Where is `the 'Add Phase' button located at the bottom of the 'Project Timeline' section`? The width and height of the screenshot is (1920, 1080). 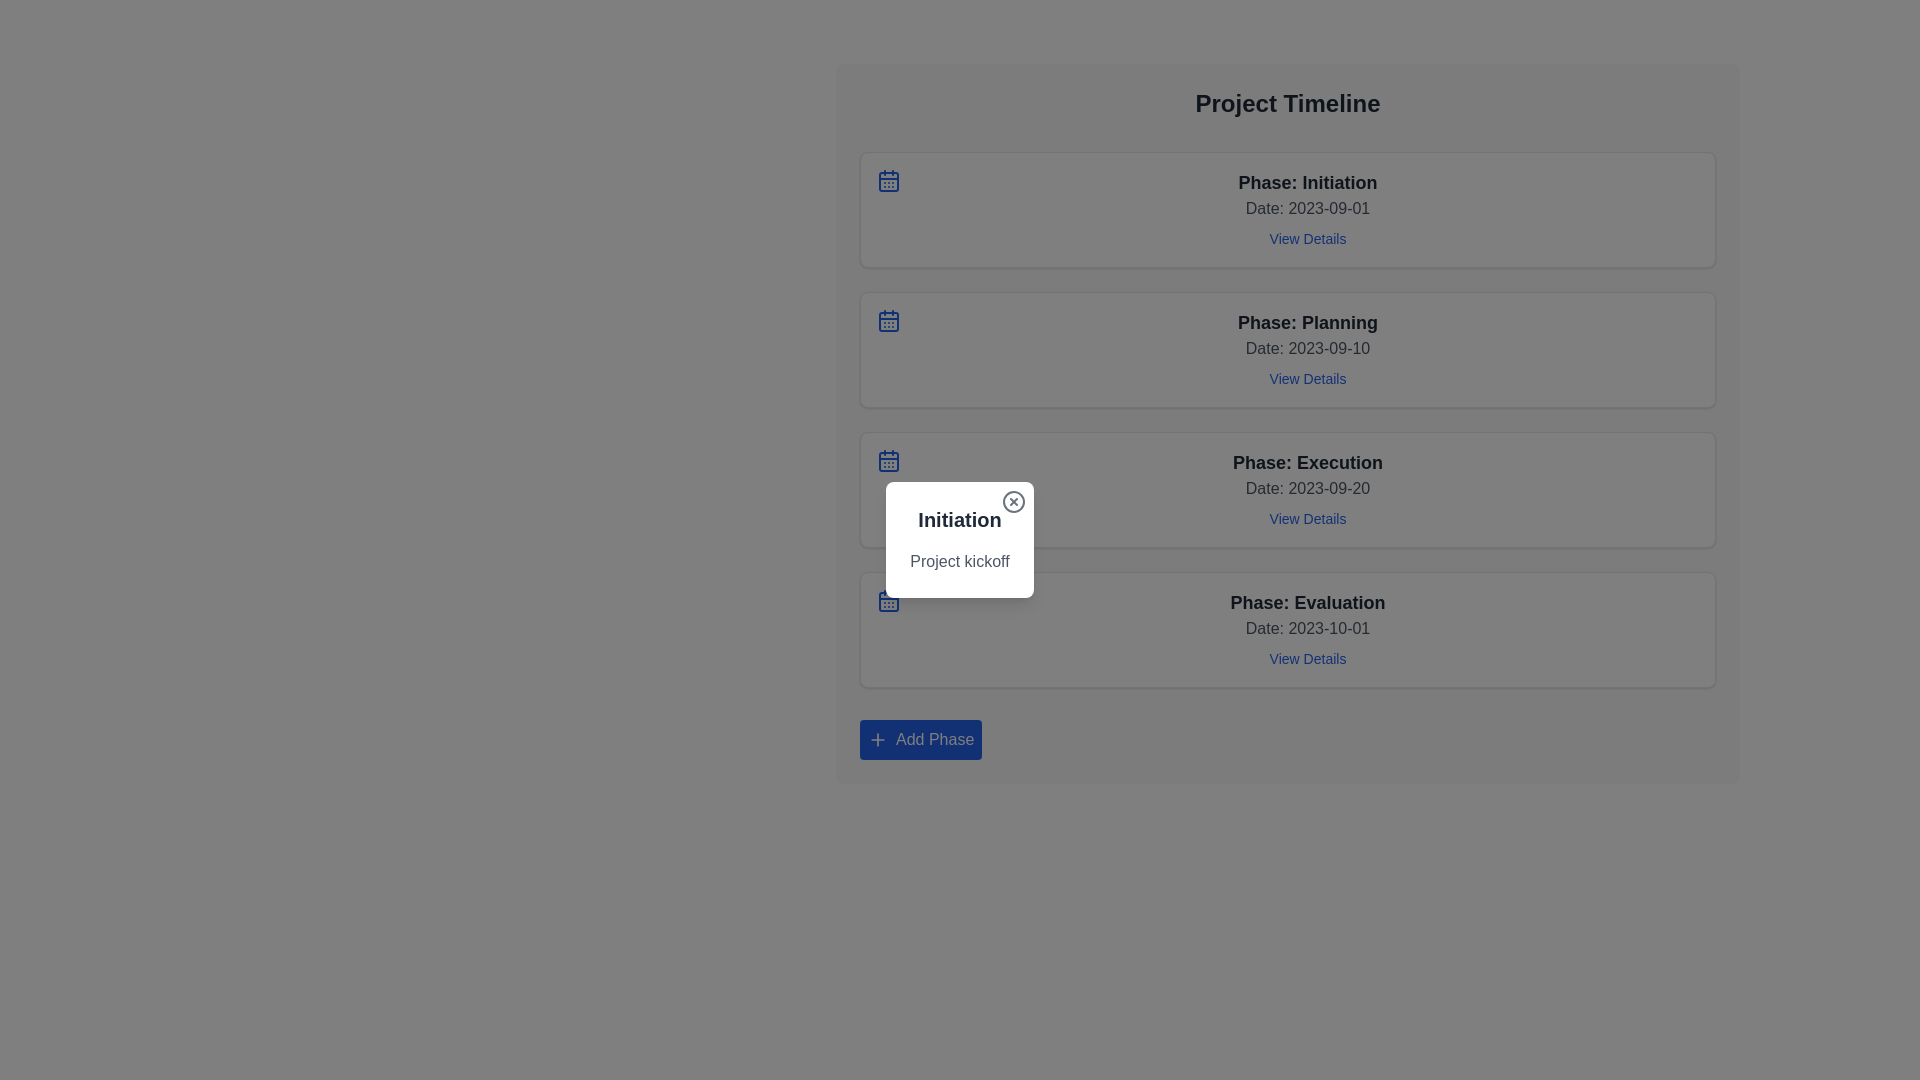 the 'Add Phase' button located at the bottom of the 'Project Timeline' section is located at coordinates (920, 740).